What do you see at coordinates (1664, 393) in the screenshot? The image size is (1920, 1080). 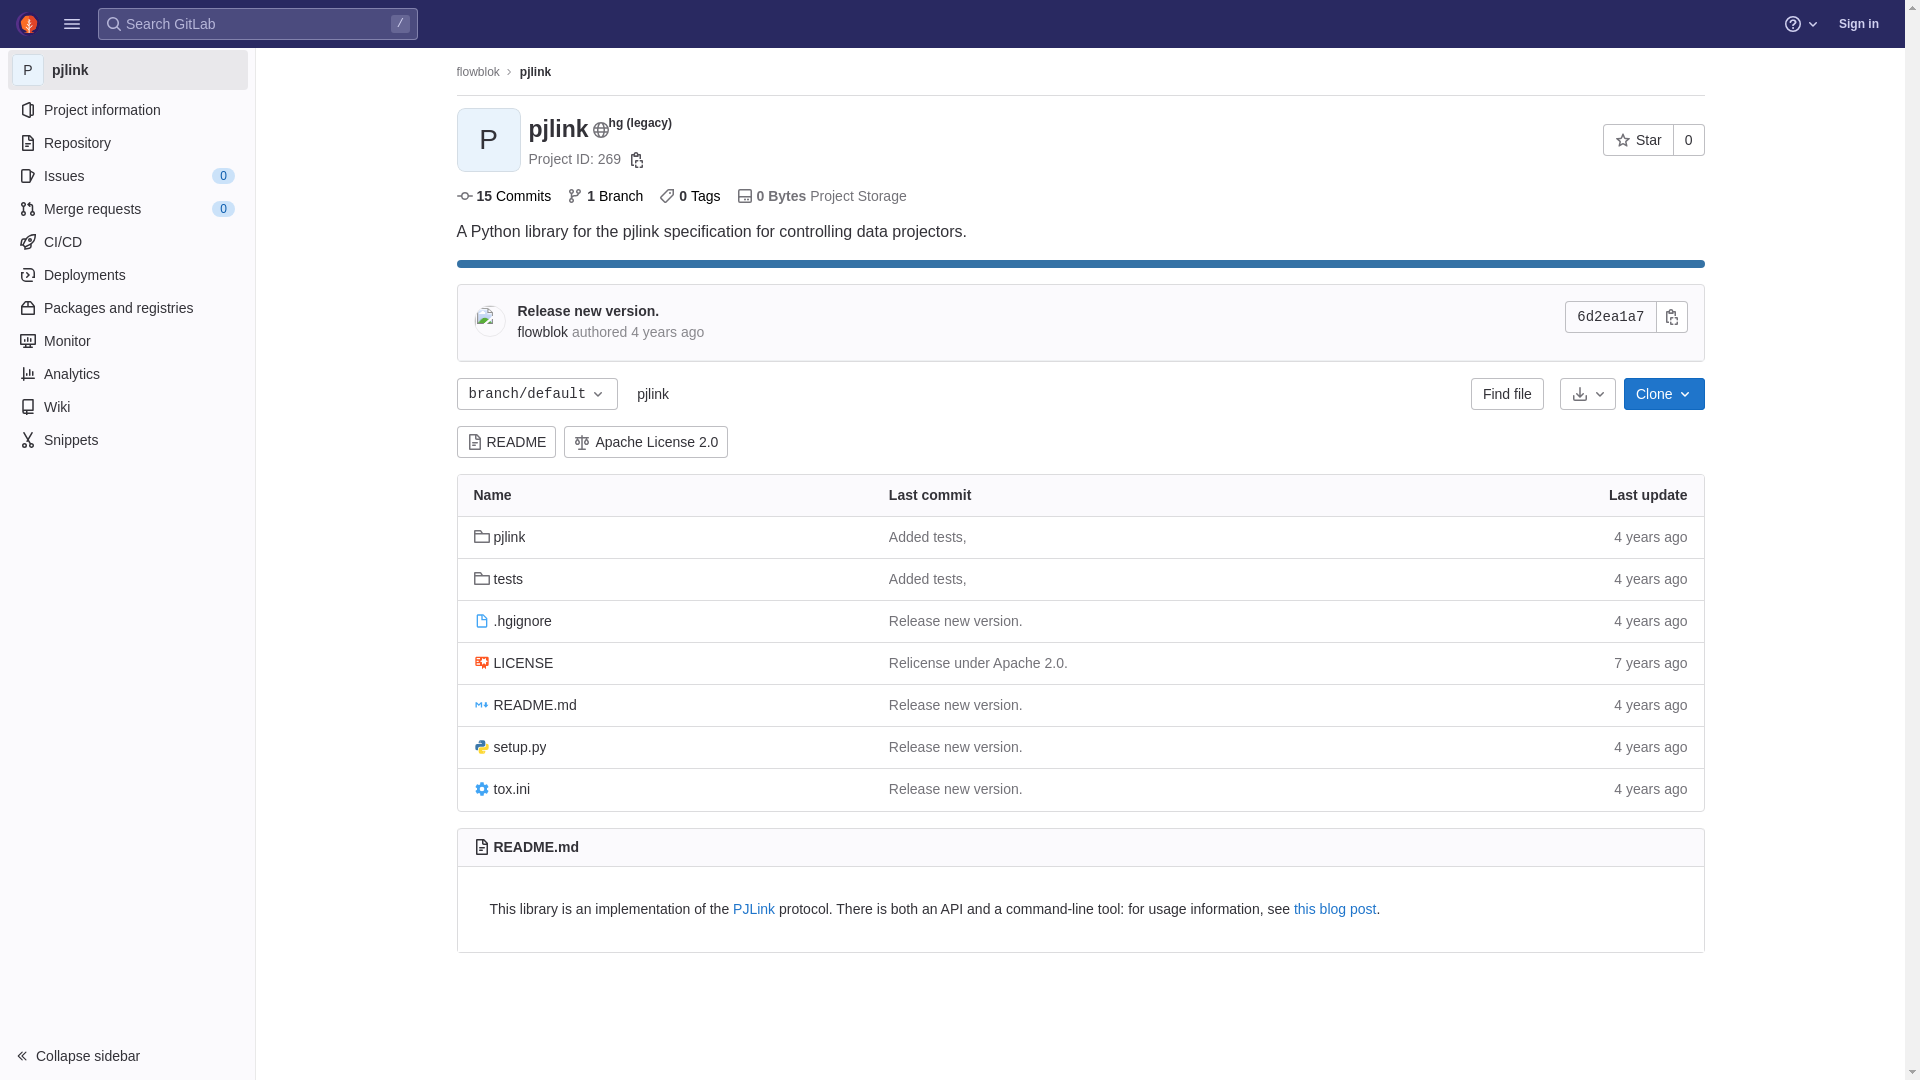 I see `'Clone'` at bounding box center [1664, 393].